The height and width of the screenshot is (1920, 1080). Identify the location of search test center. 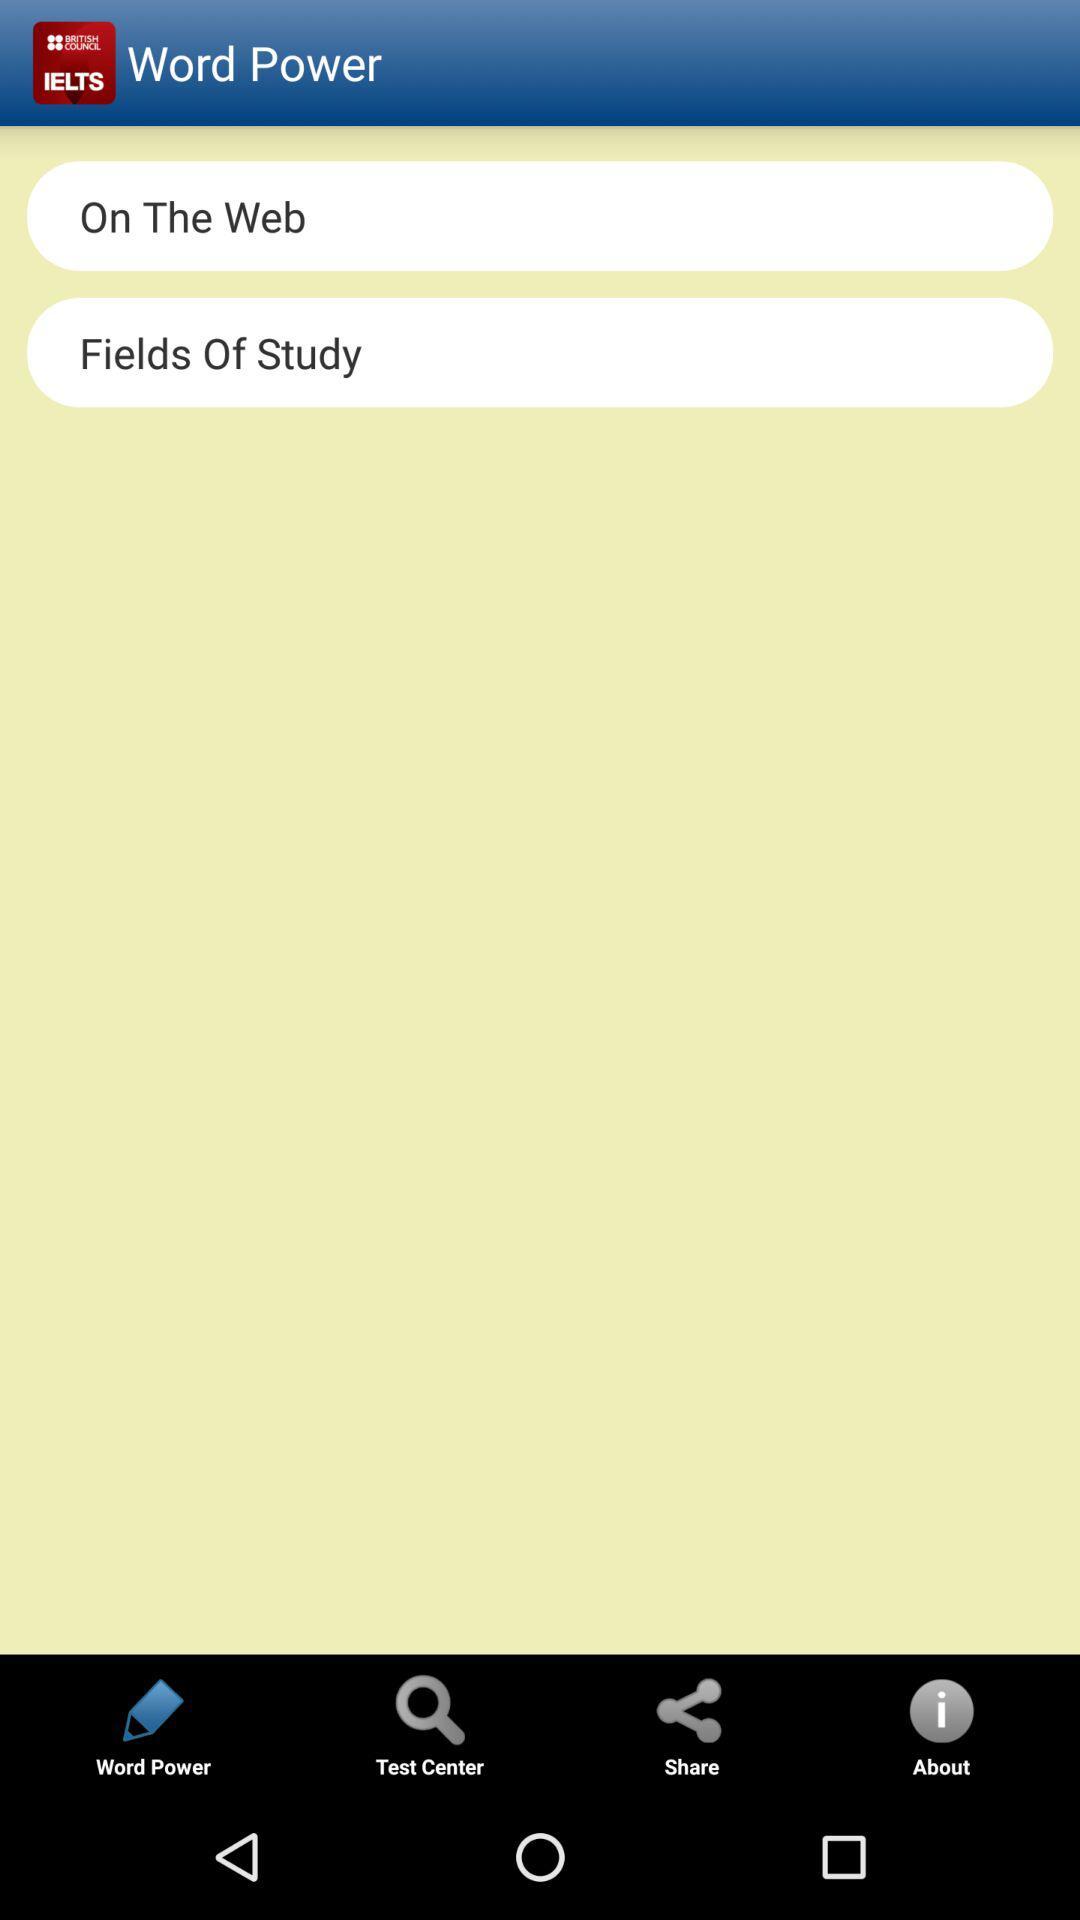
(428, 1708).